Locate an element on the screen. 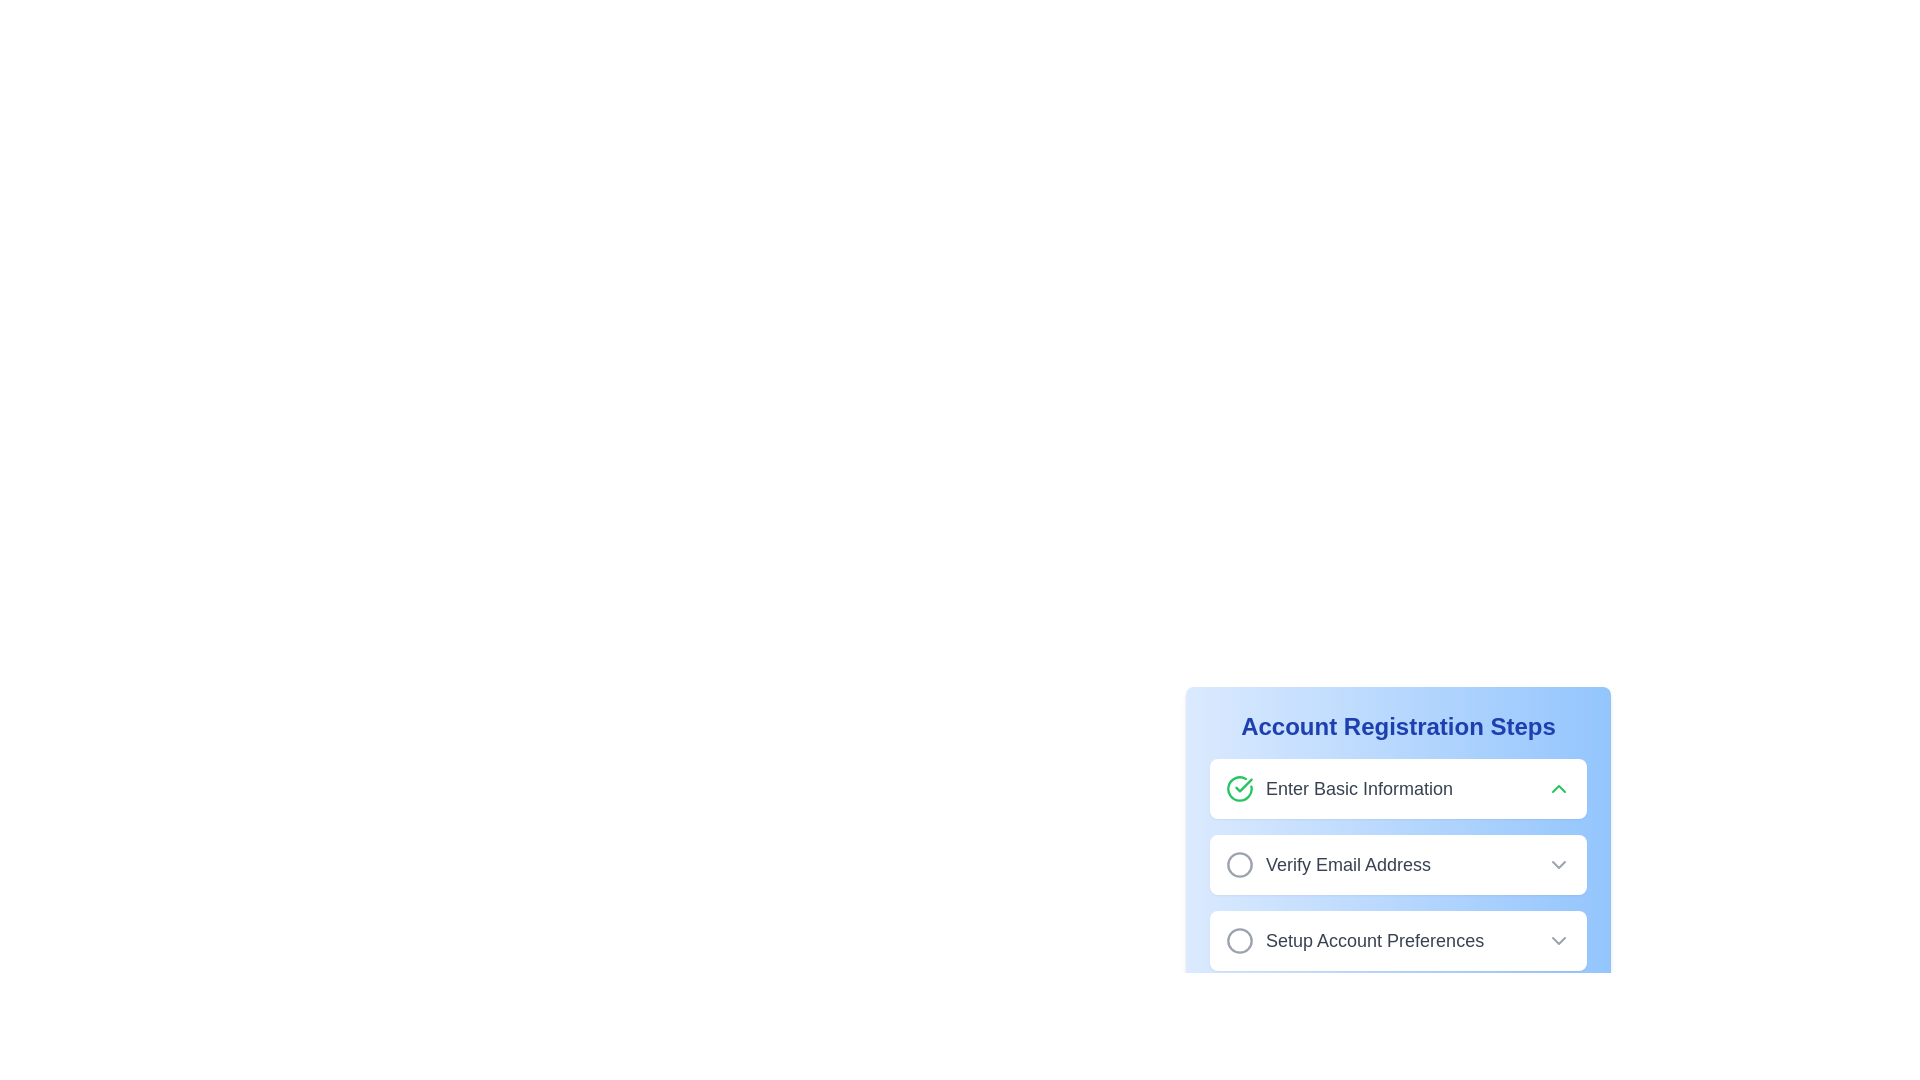  the Static Text Label indicating 'Enter Basic Information' in the registration process, which is positioned to the right of a green checkmark icon is located at coordinates (1359, 788).